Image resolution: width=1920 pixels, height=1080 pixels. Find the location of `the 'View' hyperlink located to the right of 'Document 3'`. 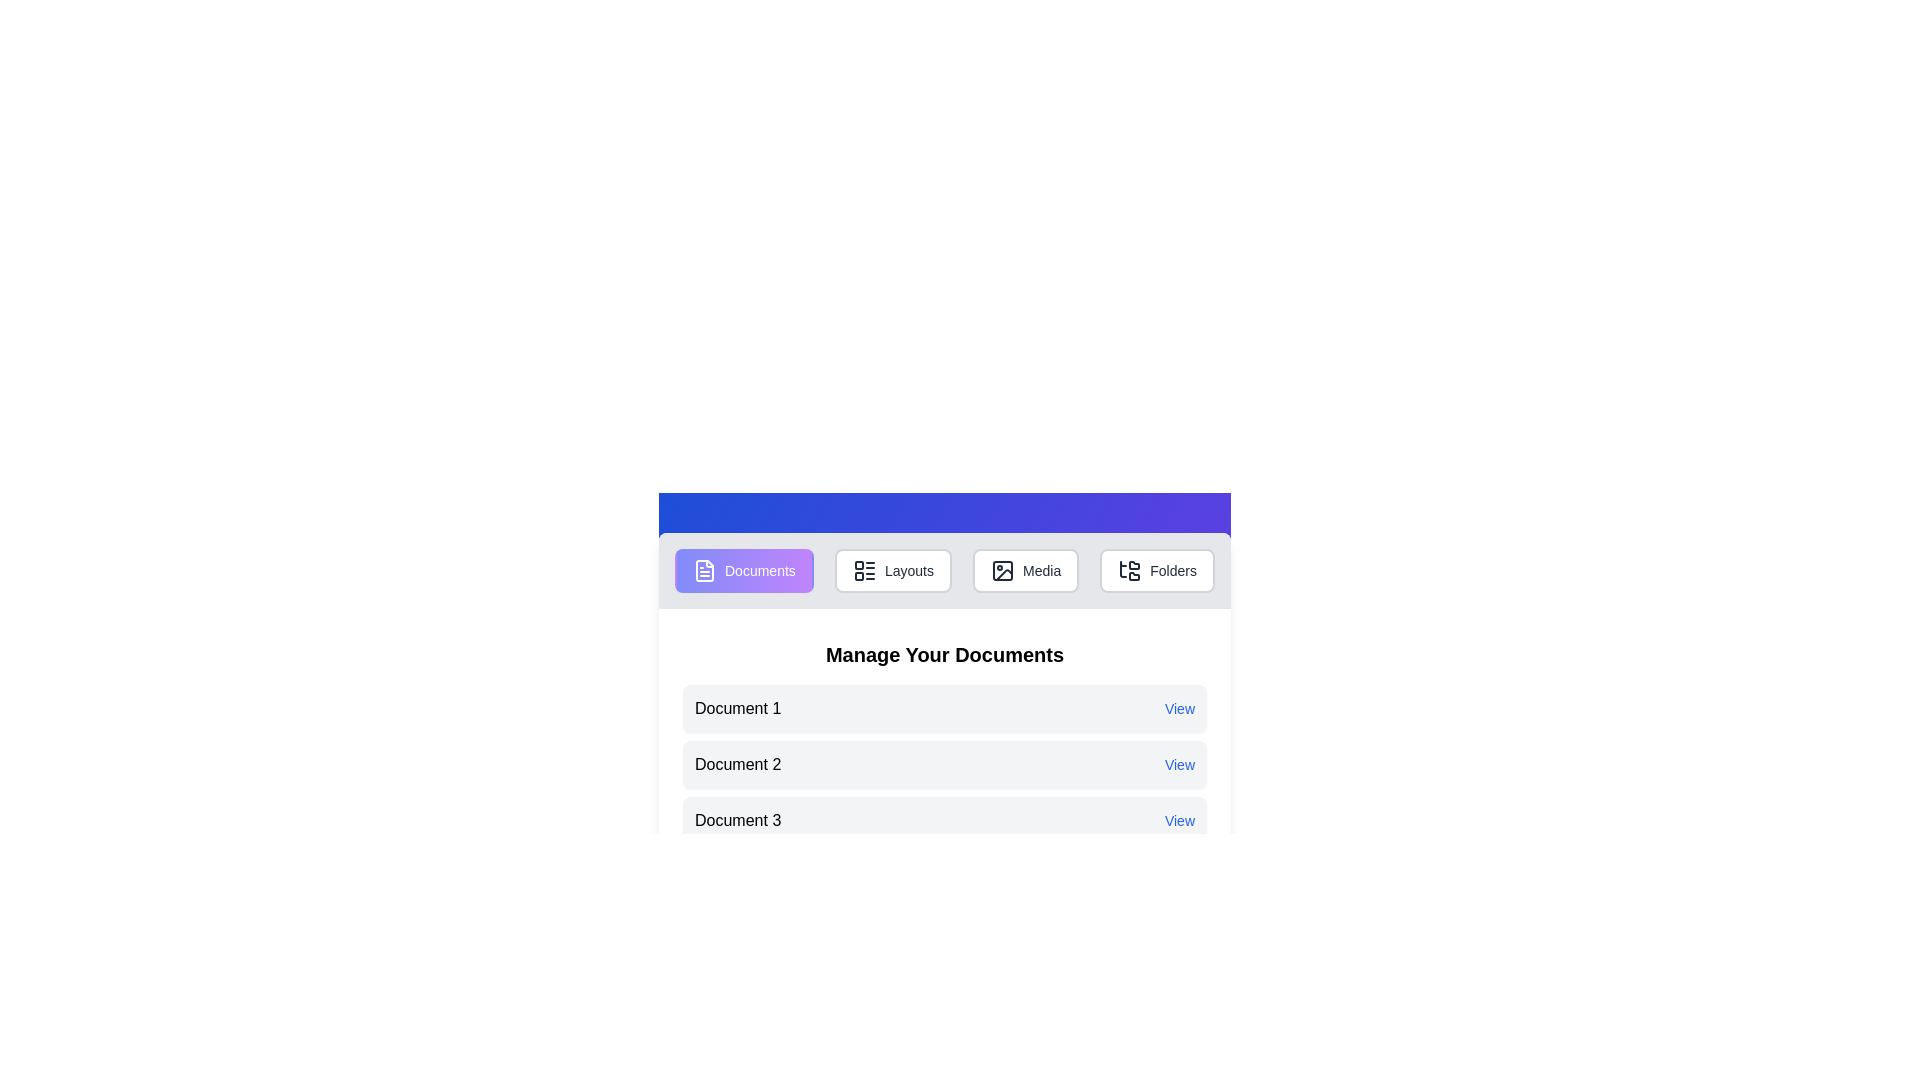

the 'View' hyperlink located to the right of 'Document 3' is located at coordinates (1180, 821).